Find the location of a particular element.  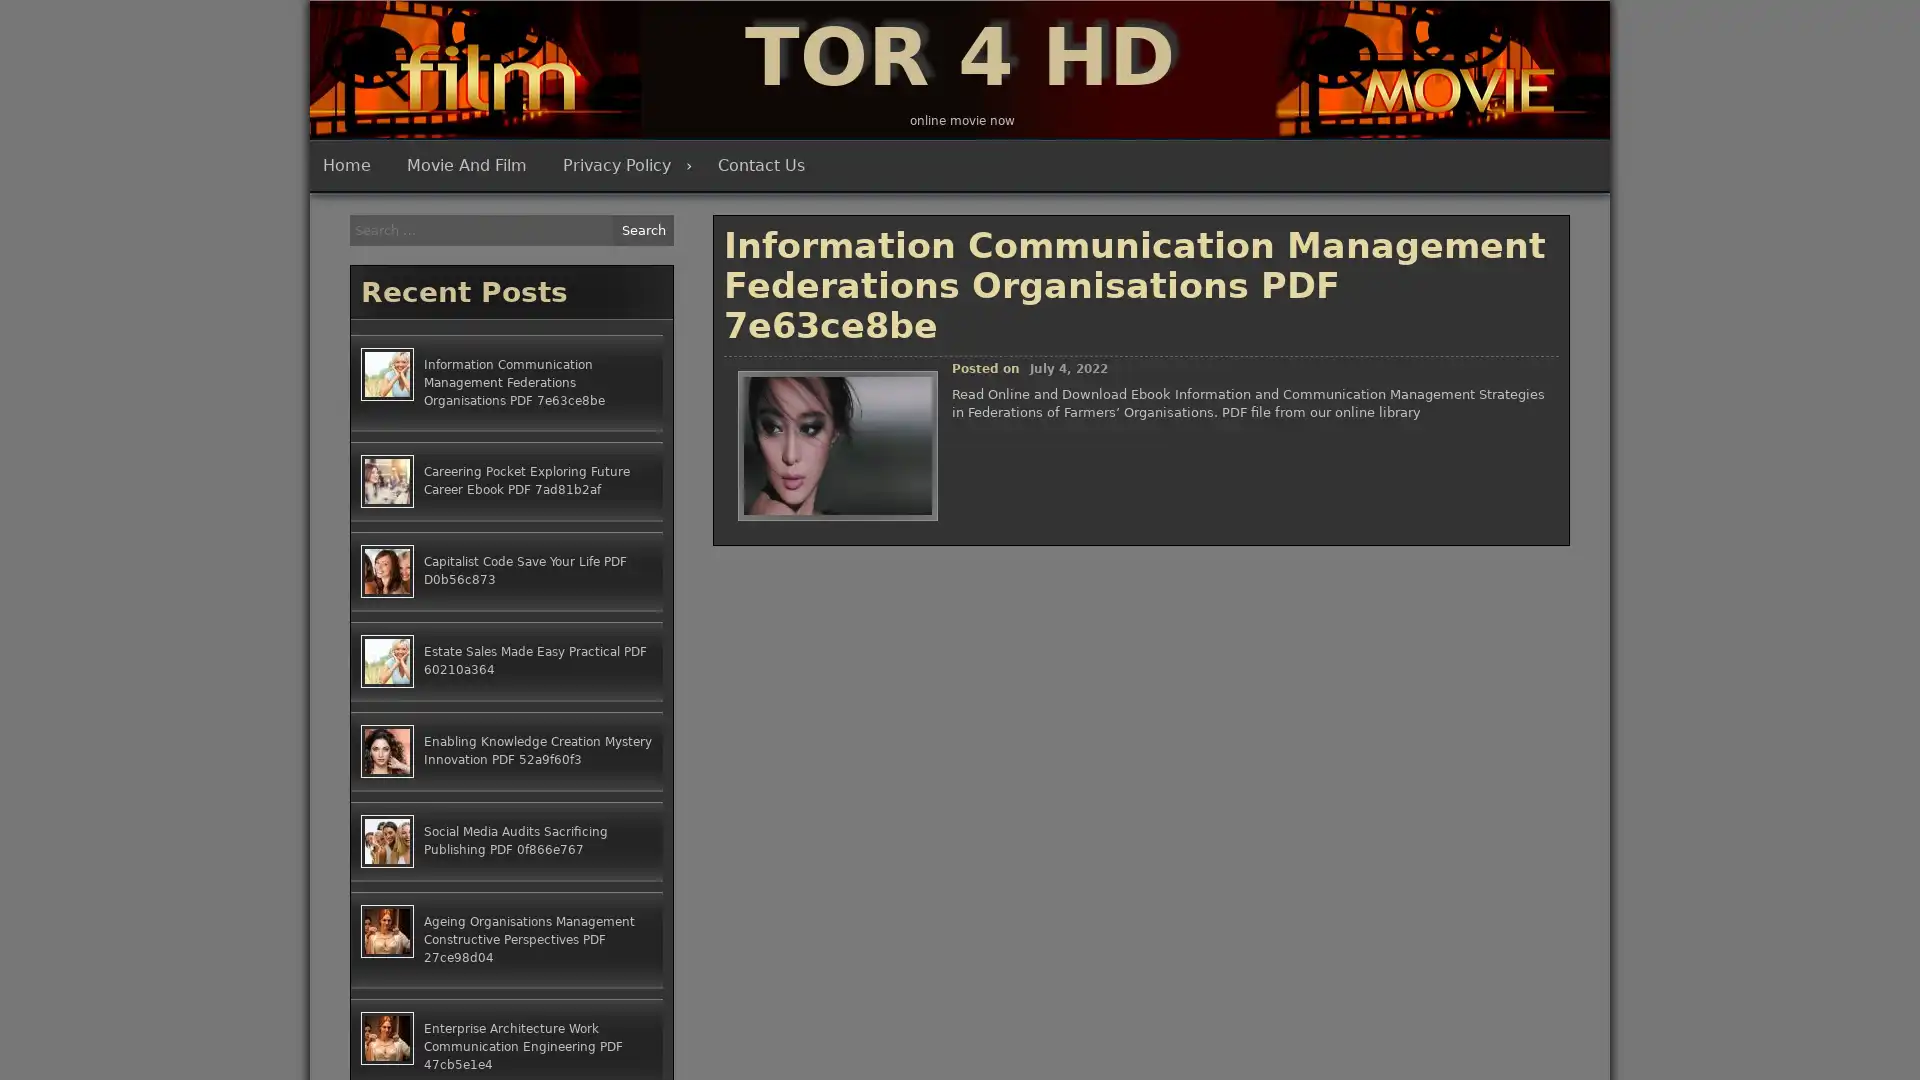

Search is located at coordinates (643, 229).